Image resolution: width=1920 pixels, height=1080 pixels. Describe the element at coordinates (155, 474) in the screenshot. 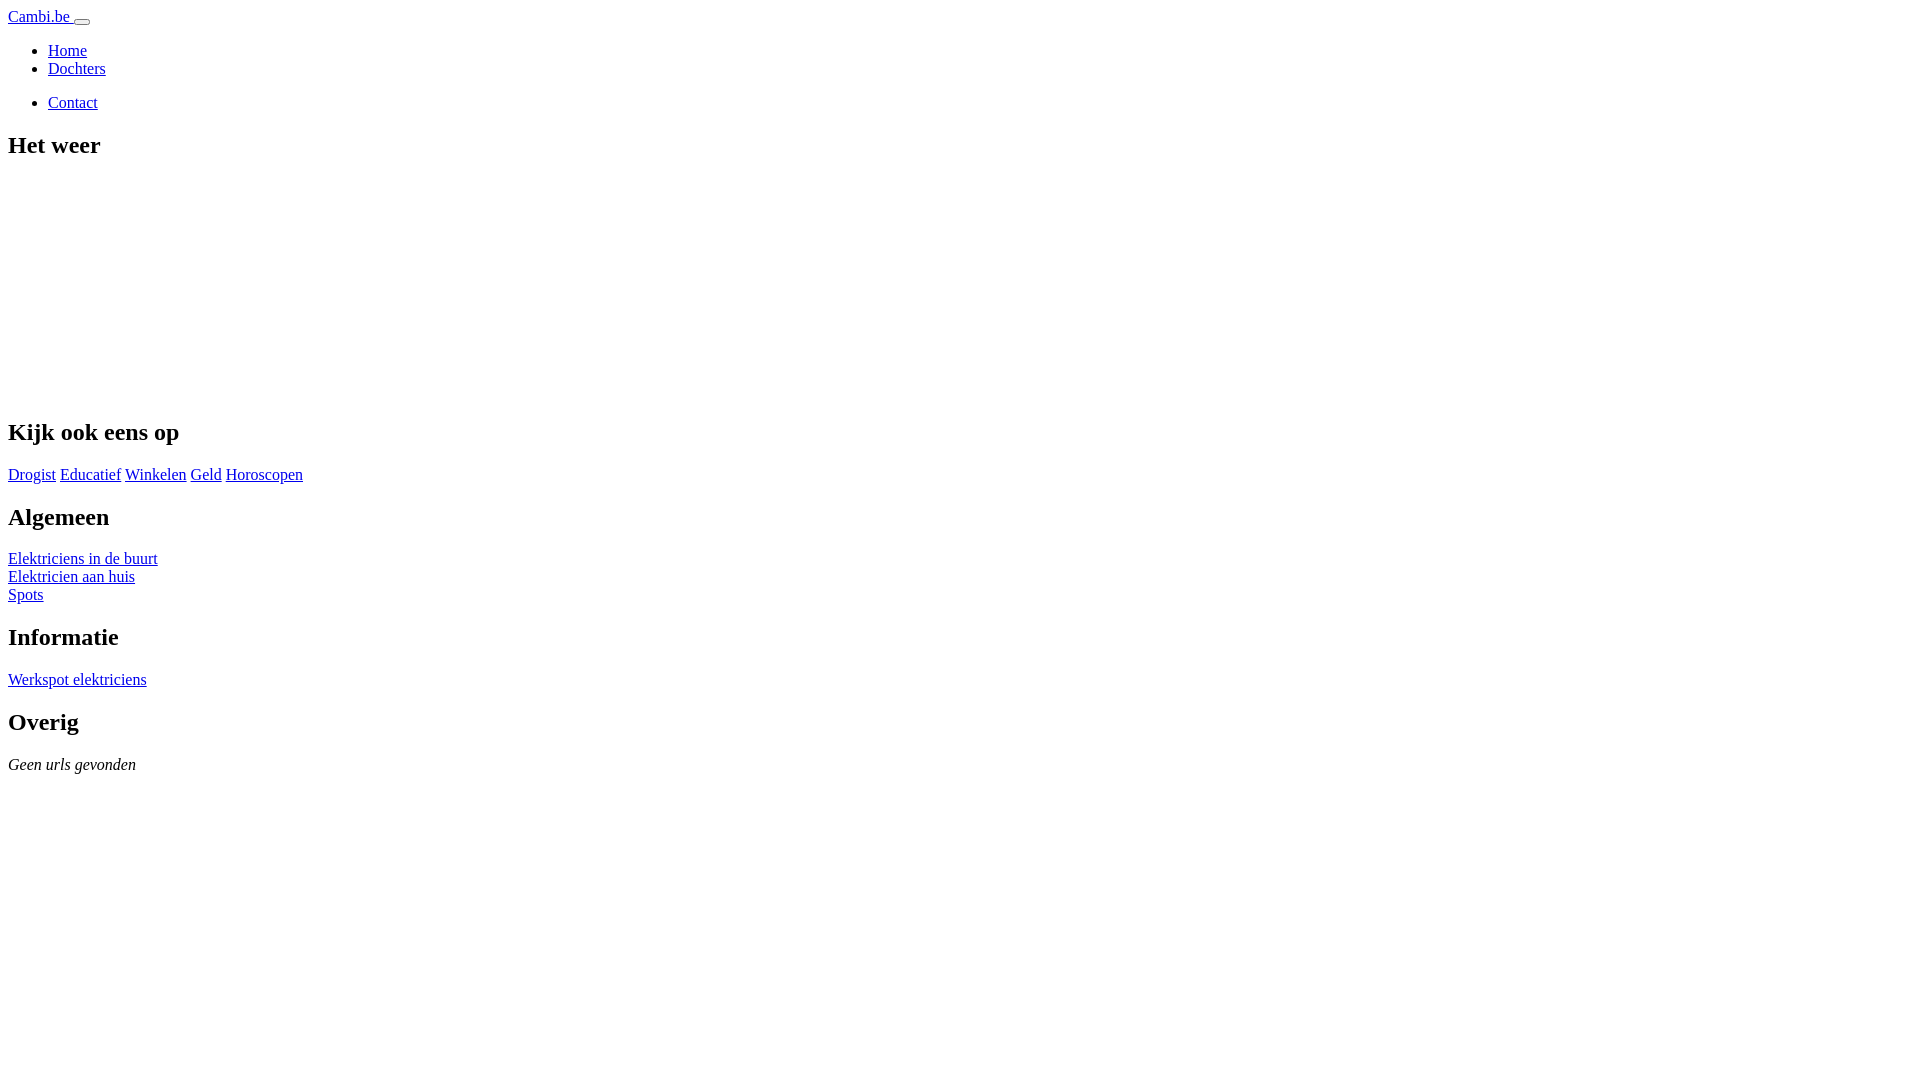

I see `'Winkelen'` at that location.